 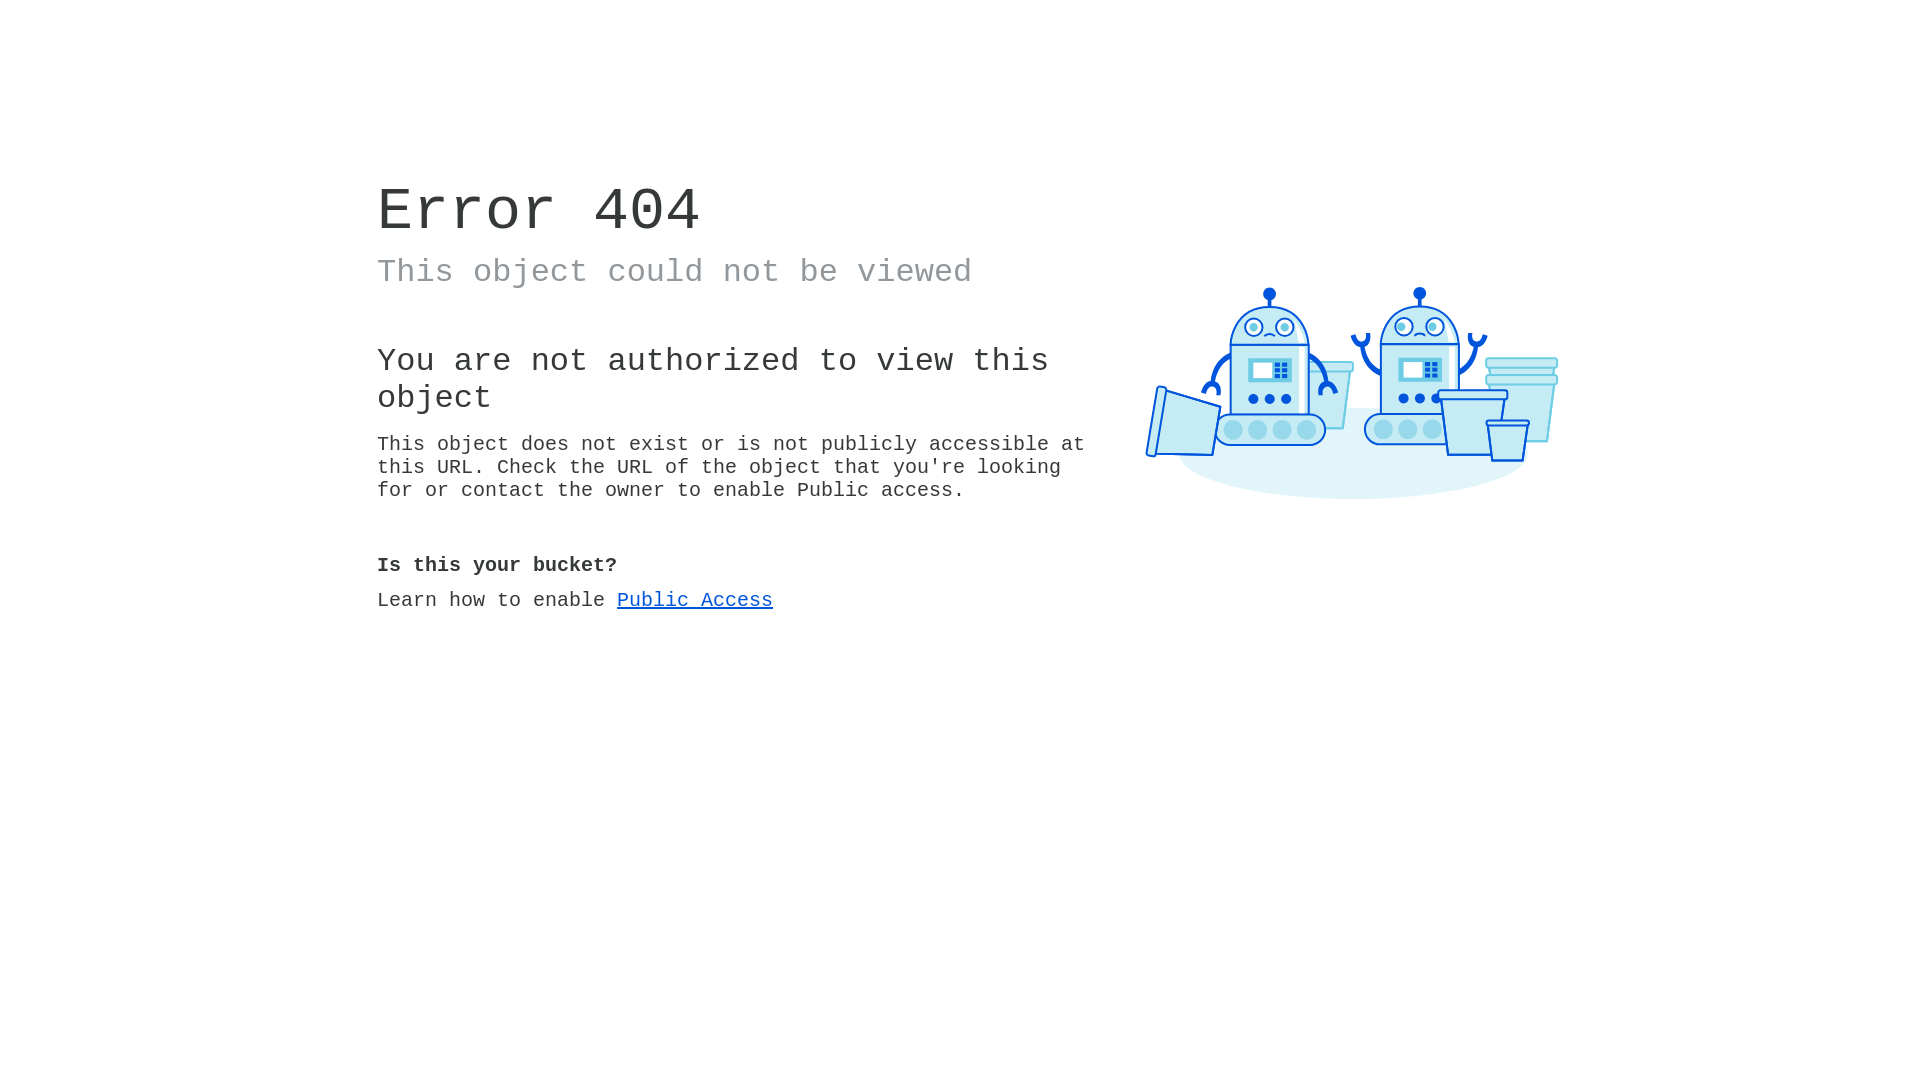 I want to click on 'Public Access', so click(x=695, y=599).